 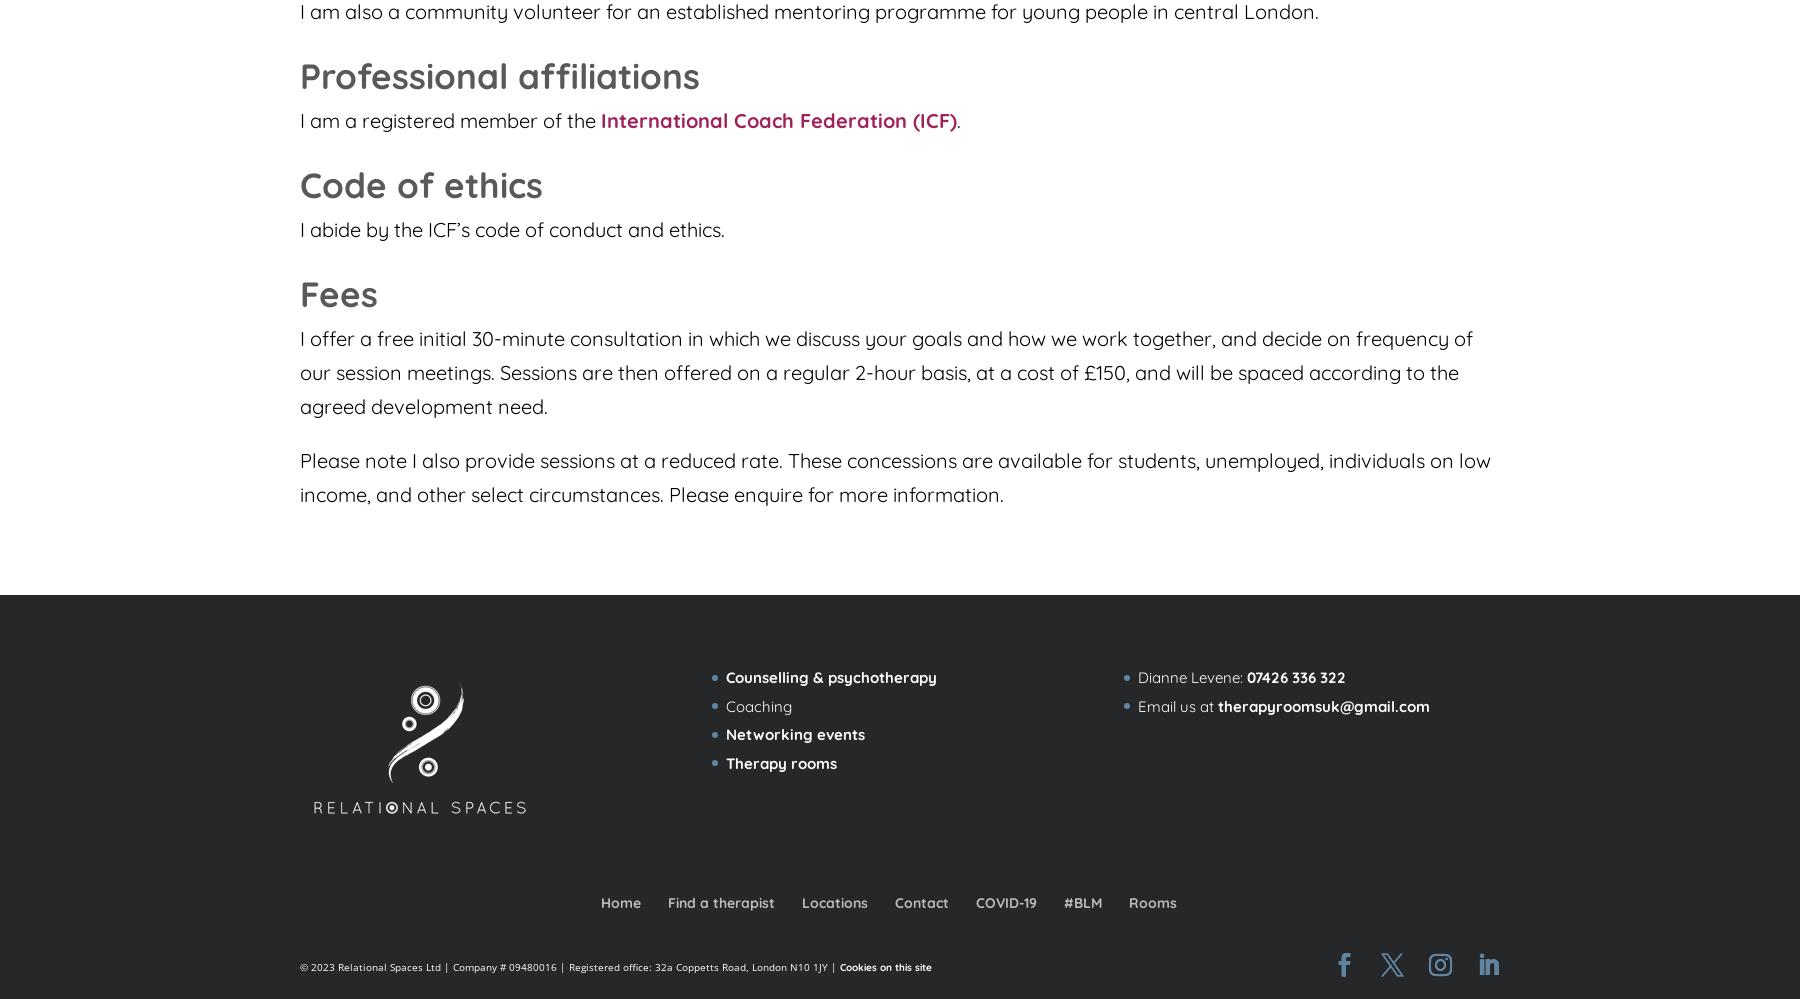 I want to click on 'Code of ethics', so click(x=421, y=184).